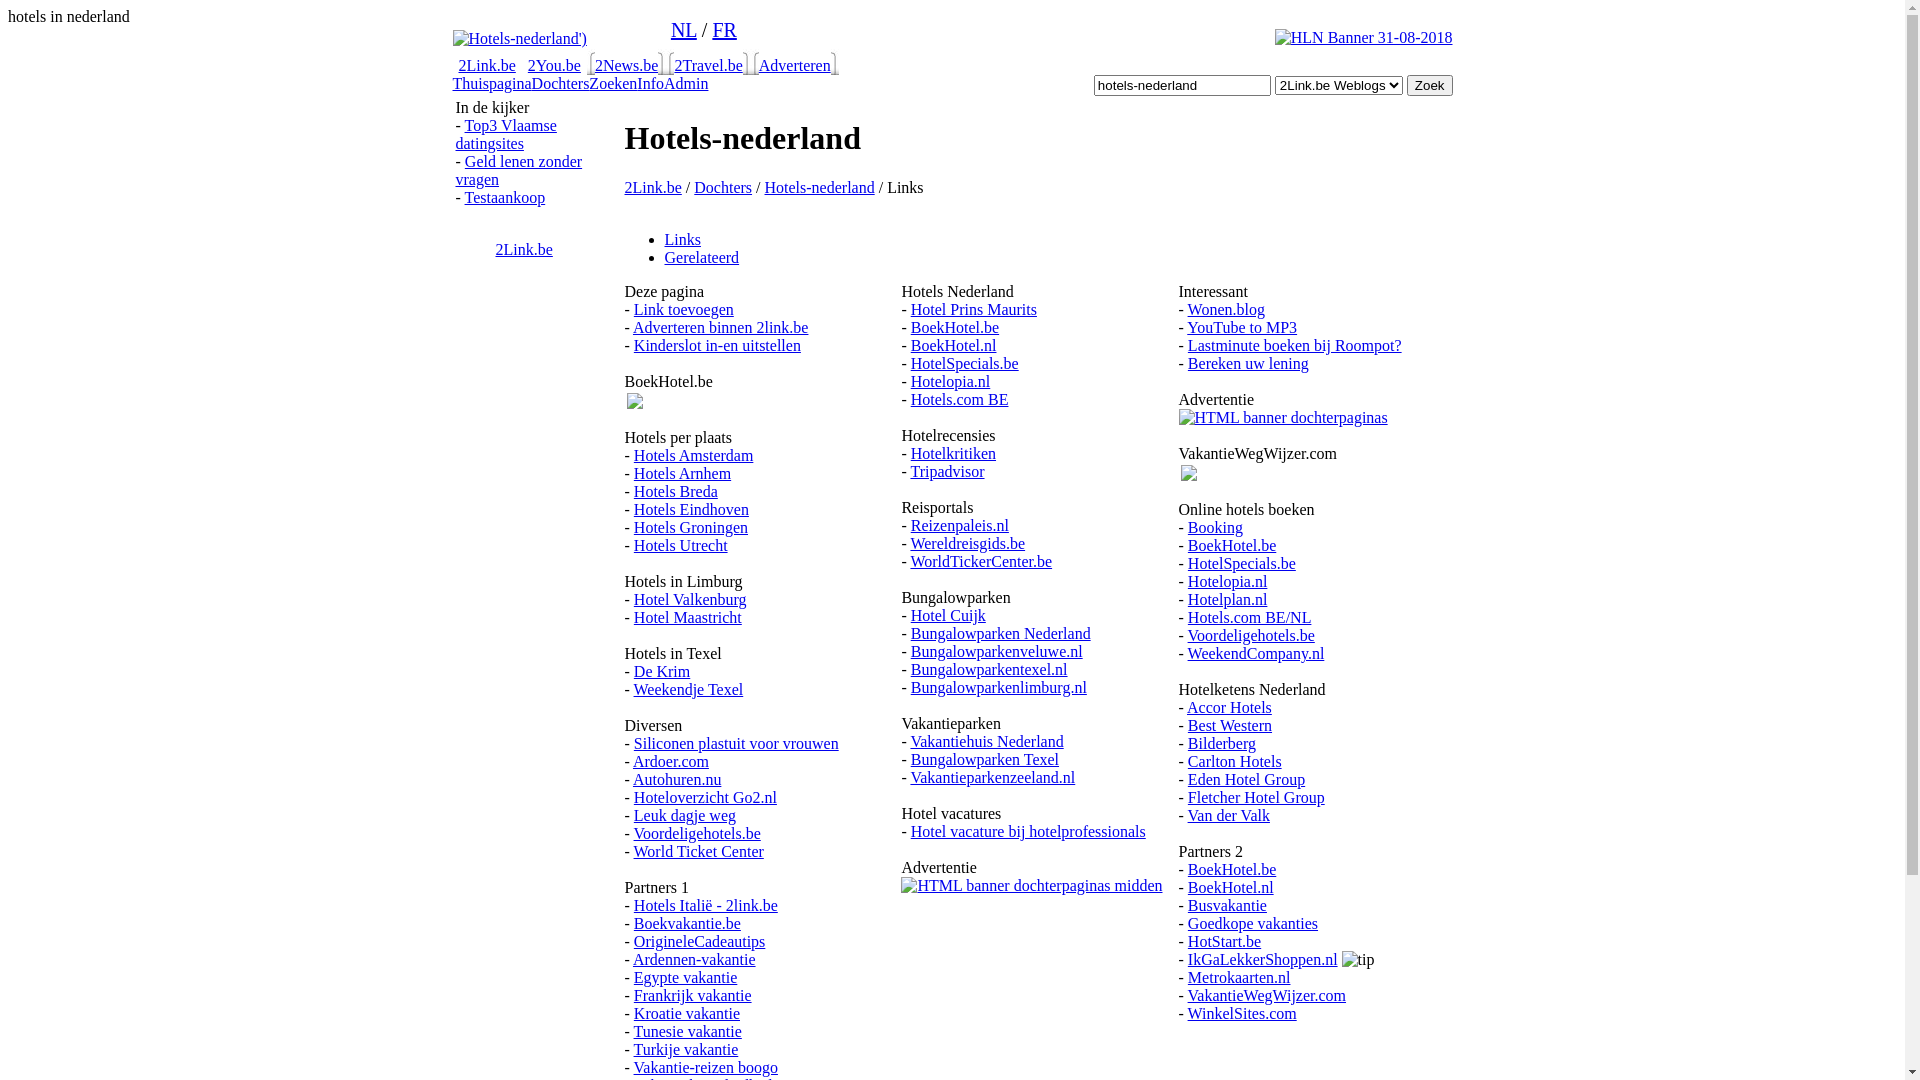 The image size is (1920, 1080). I want to click on 'Leuk dagje weg', so click(685, 815).